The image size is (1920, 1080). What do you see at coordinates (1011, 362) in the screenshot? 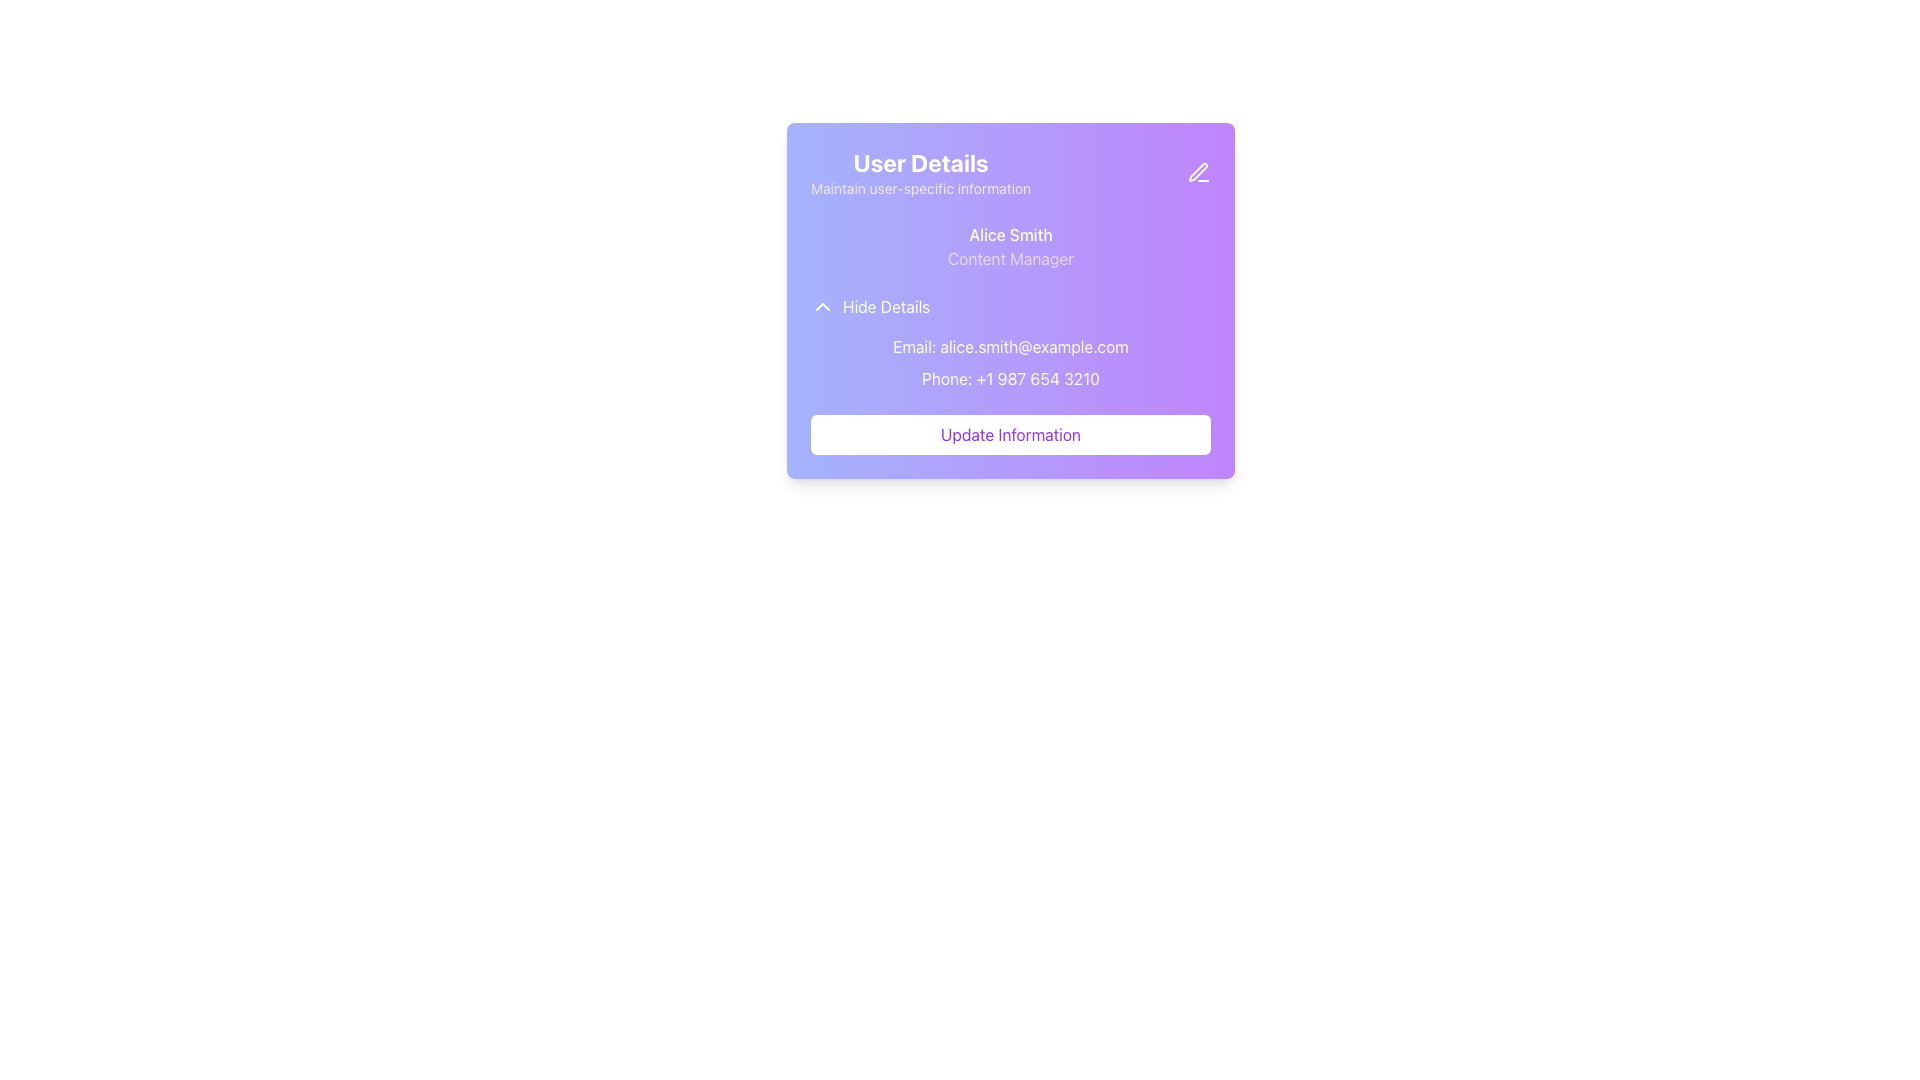
I see `the text block containing contact details, which features 'Email:' and 'Phone:' on a gradient background, positioned centrally beneath the 'Hide Details' link` at bounding box center [1011, 362].